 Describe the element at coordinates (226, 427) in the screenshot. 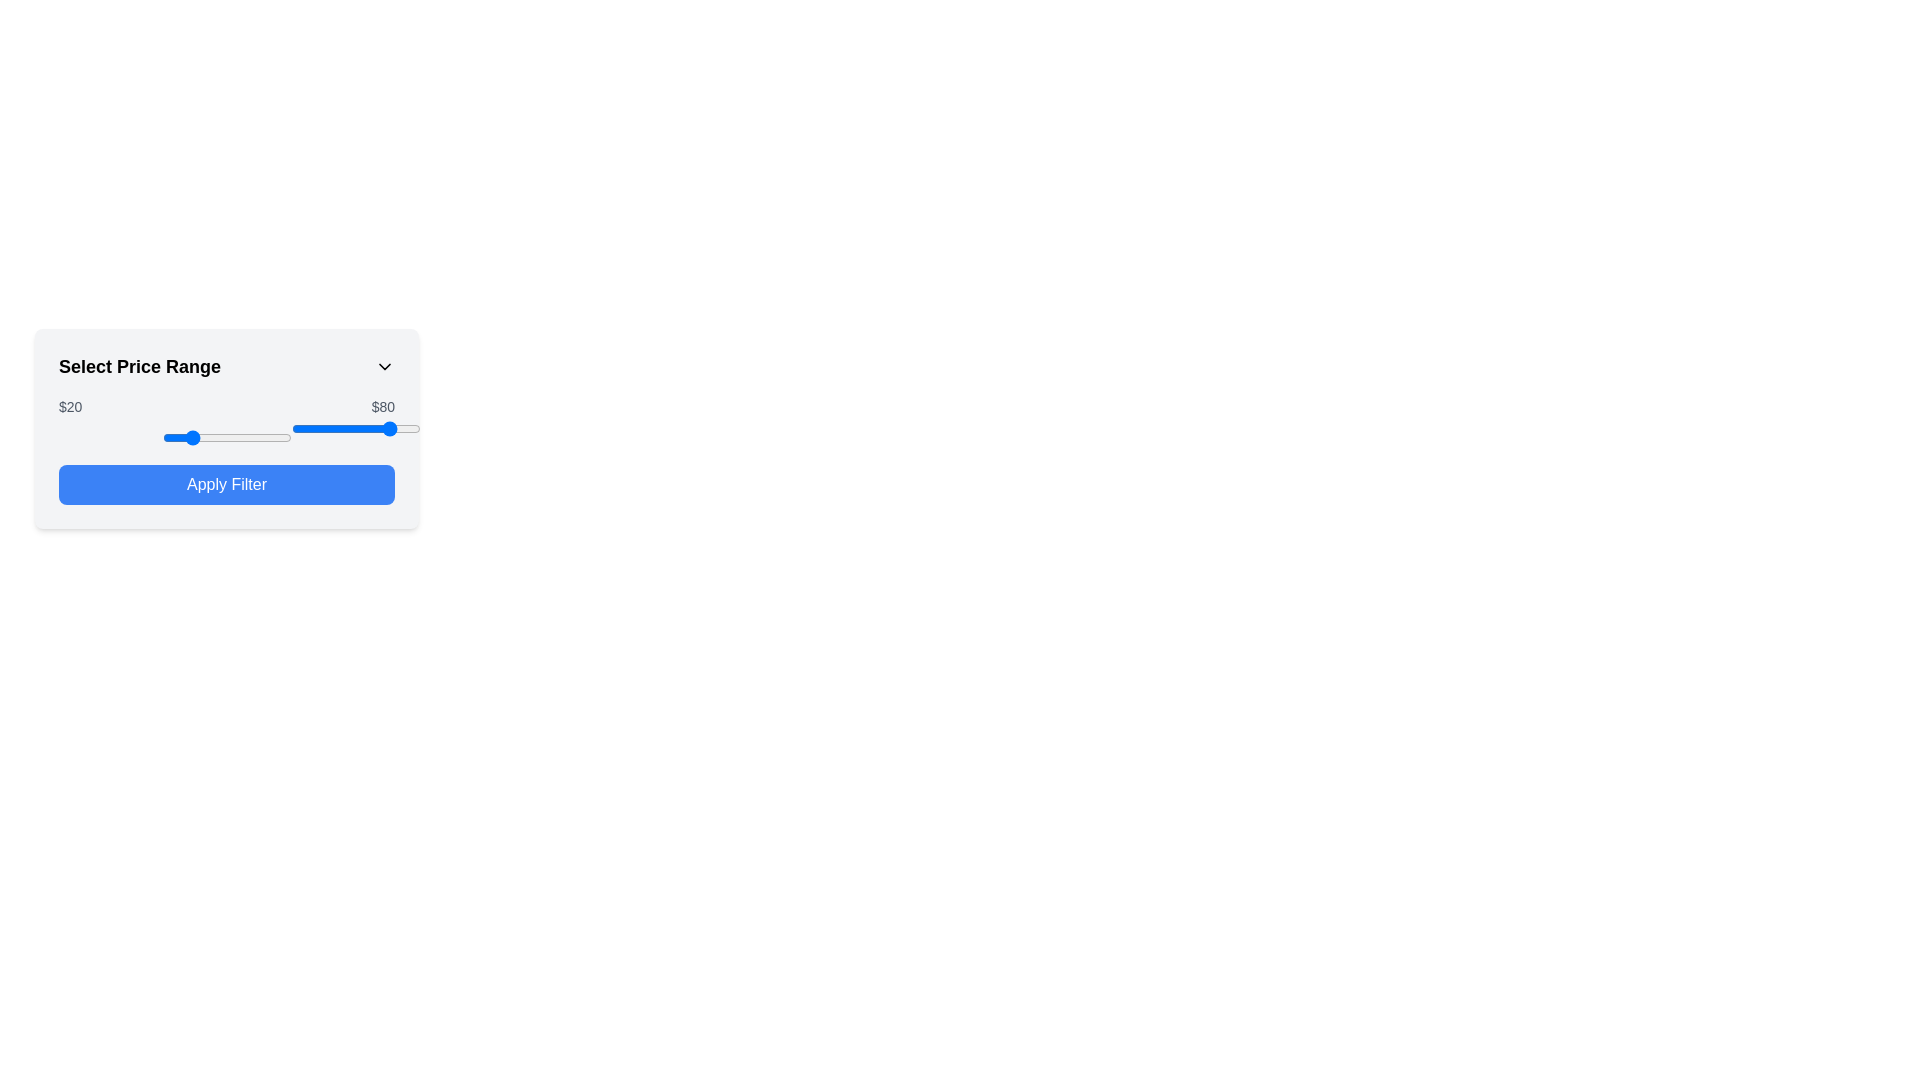

I see `the 'Apply Filter' button located within the selection panel titled 'Select Price Range', which has a light gray background and rounded corners` at that location.